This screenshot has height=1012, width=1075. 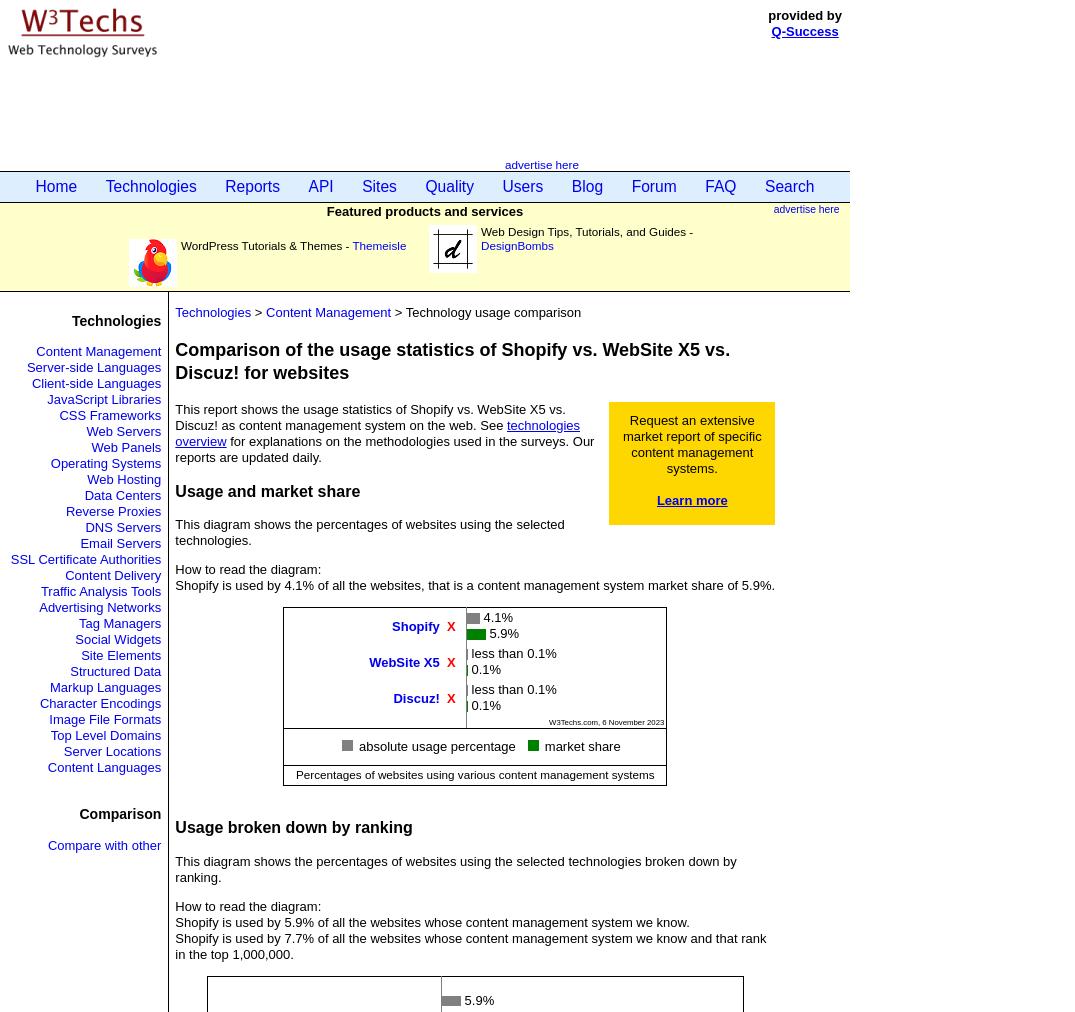 What do you see at coordinates (415, 697) in the screenshot?
I see `'Discuz!'` at bounding box center [415, 697].